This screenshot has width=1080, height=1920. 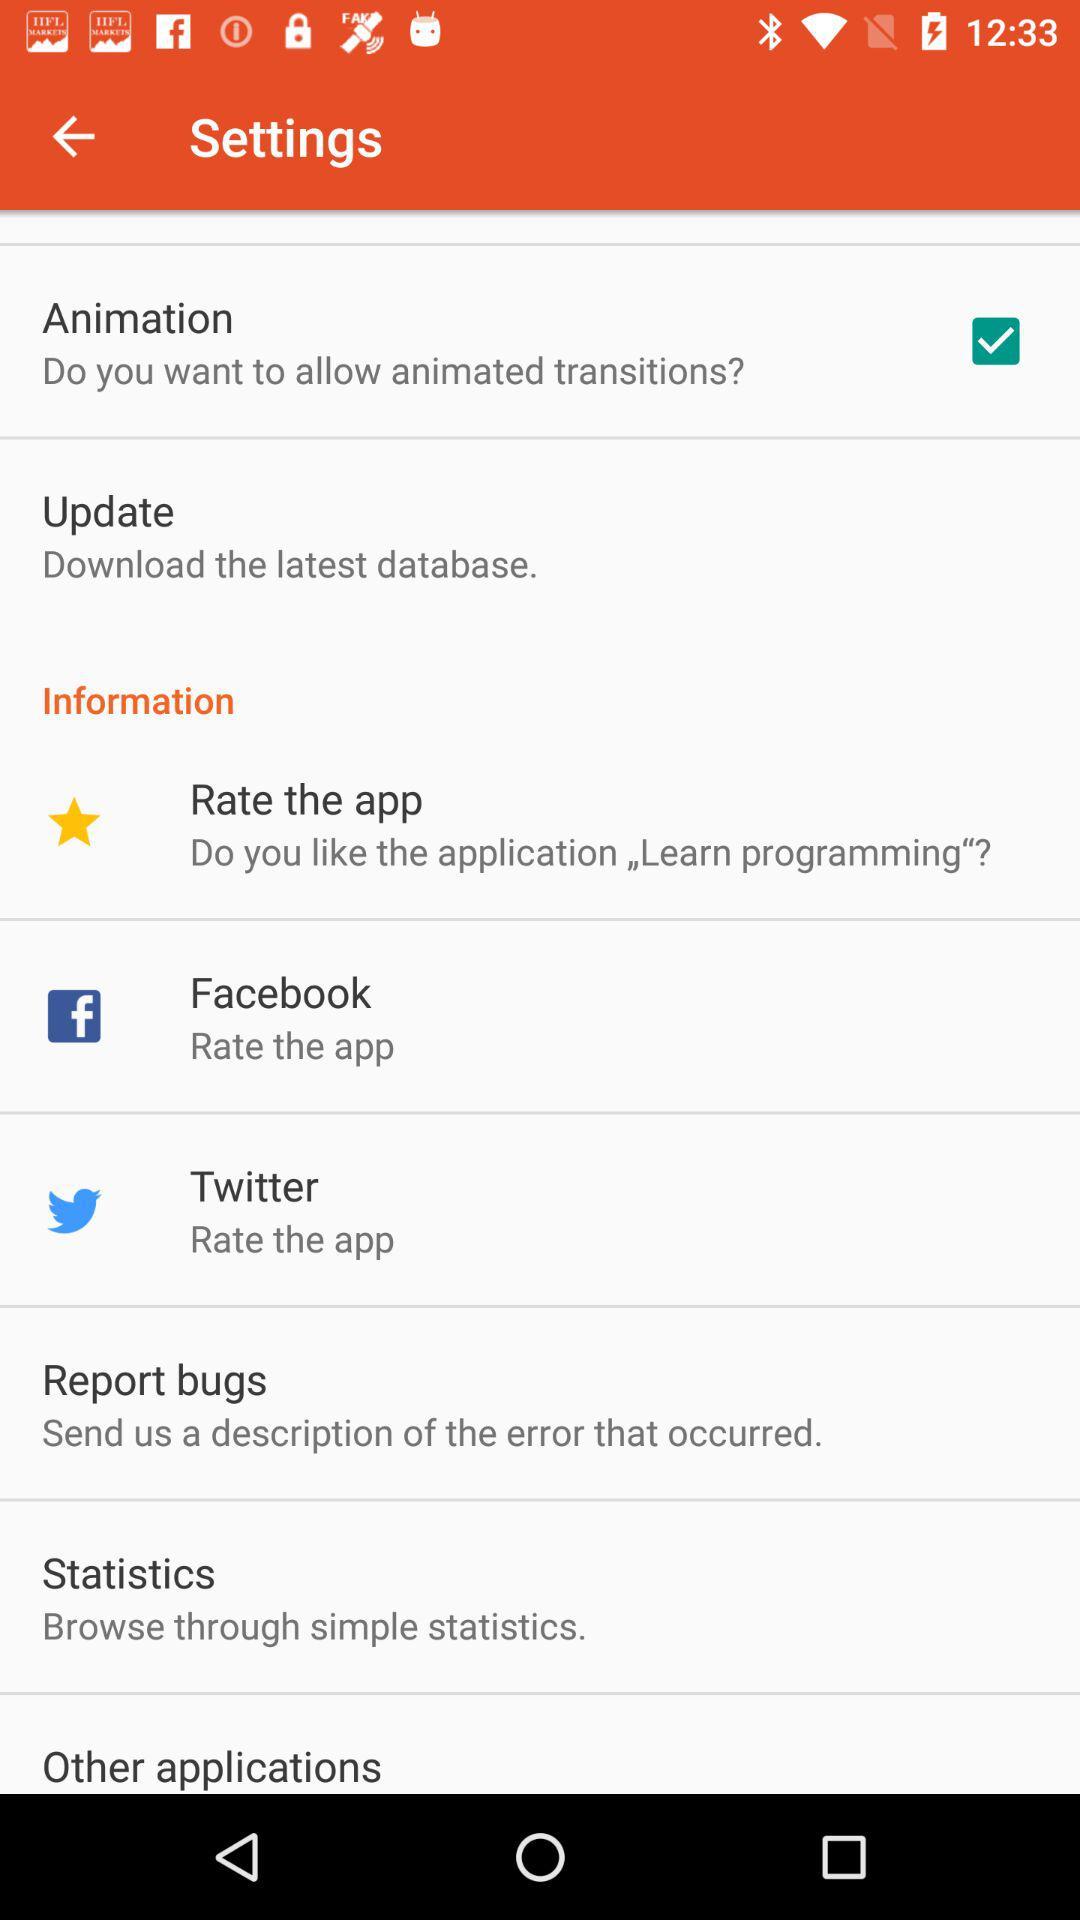 I want to click on the update item, so click(x=108, y=509).